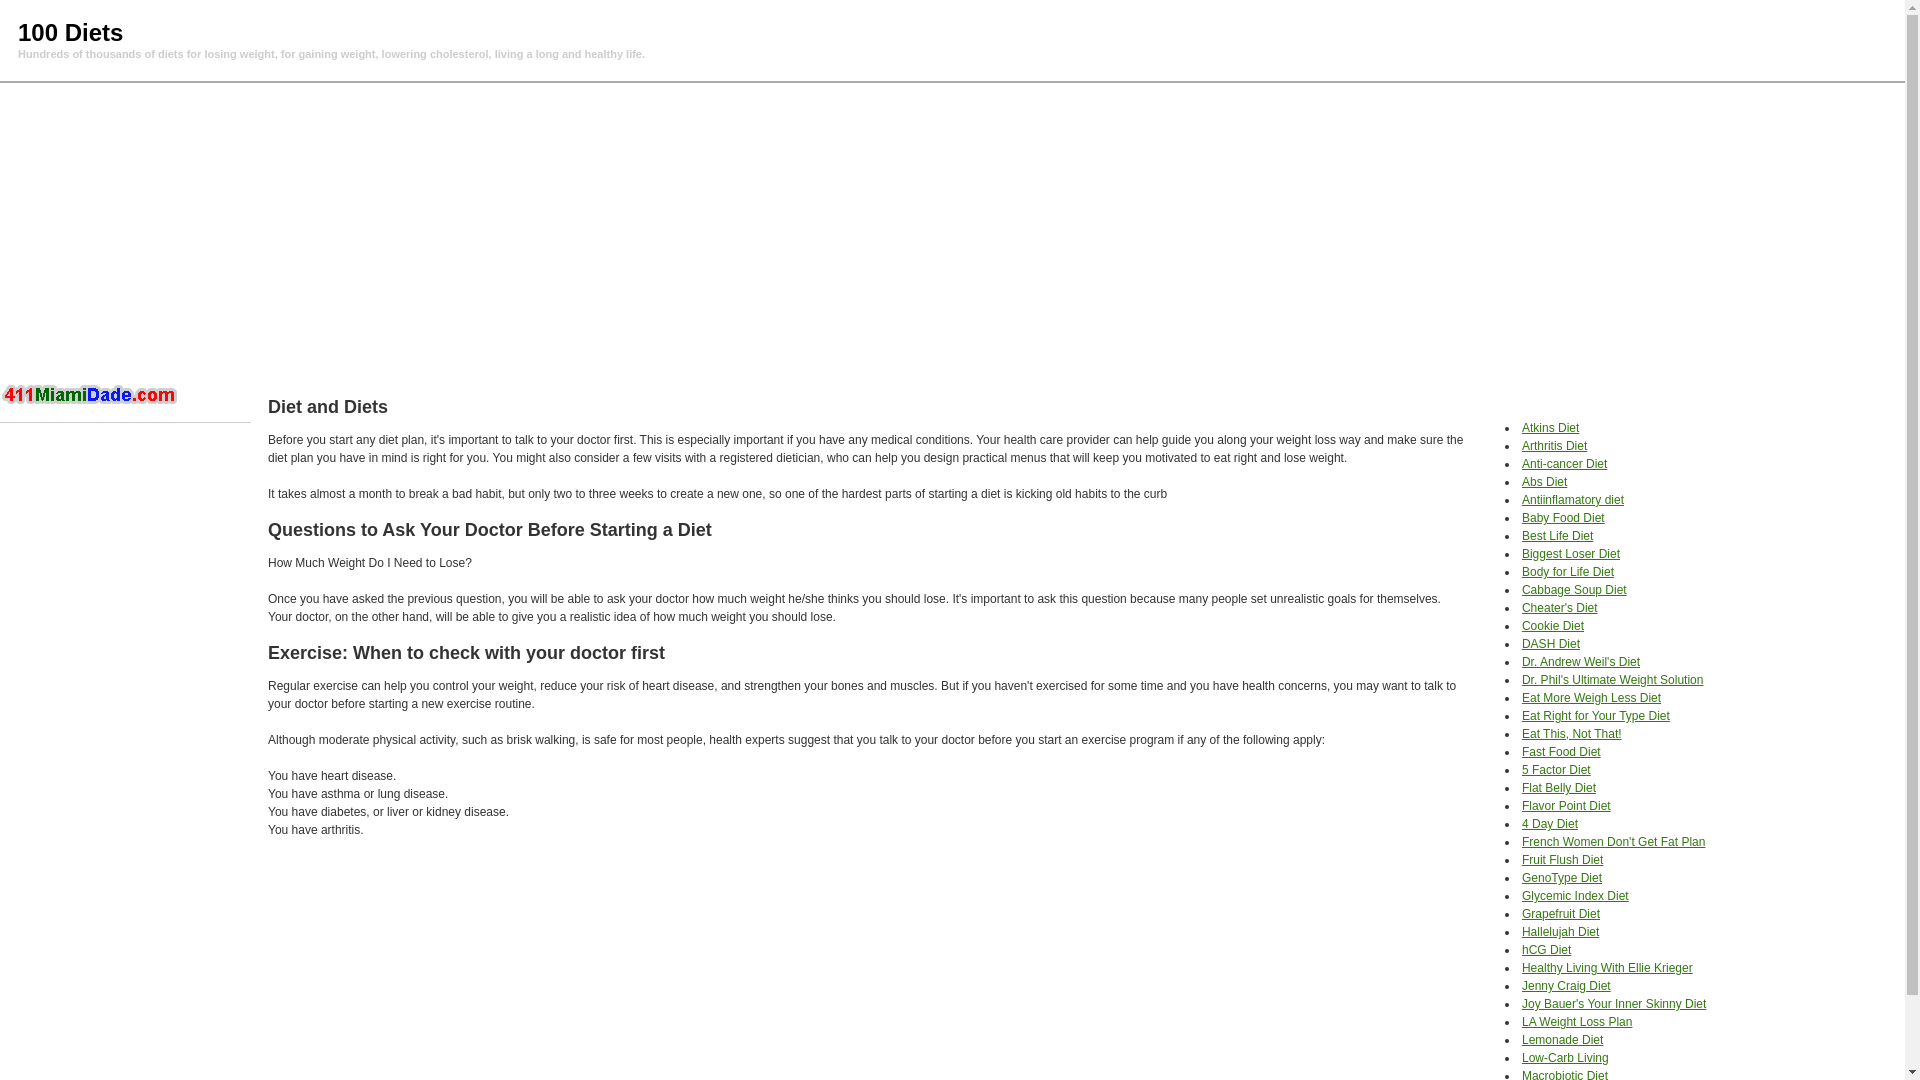 The width and height of the screenshot is (1920, 1080). I want to click on 'Advertisement', so click(950, 231).